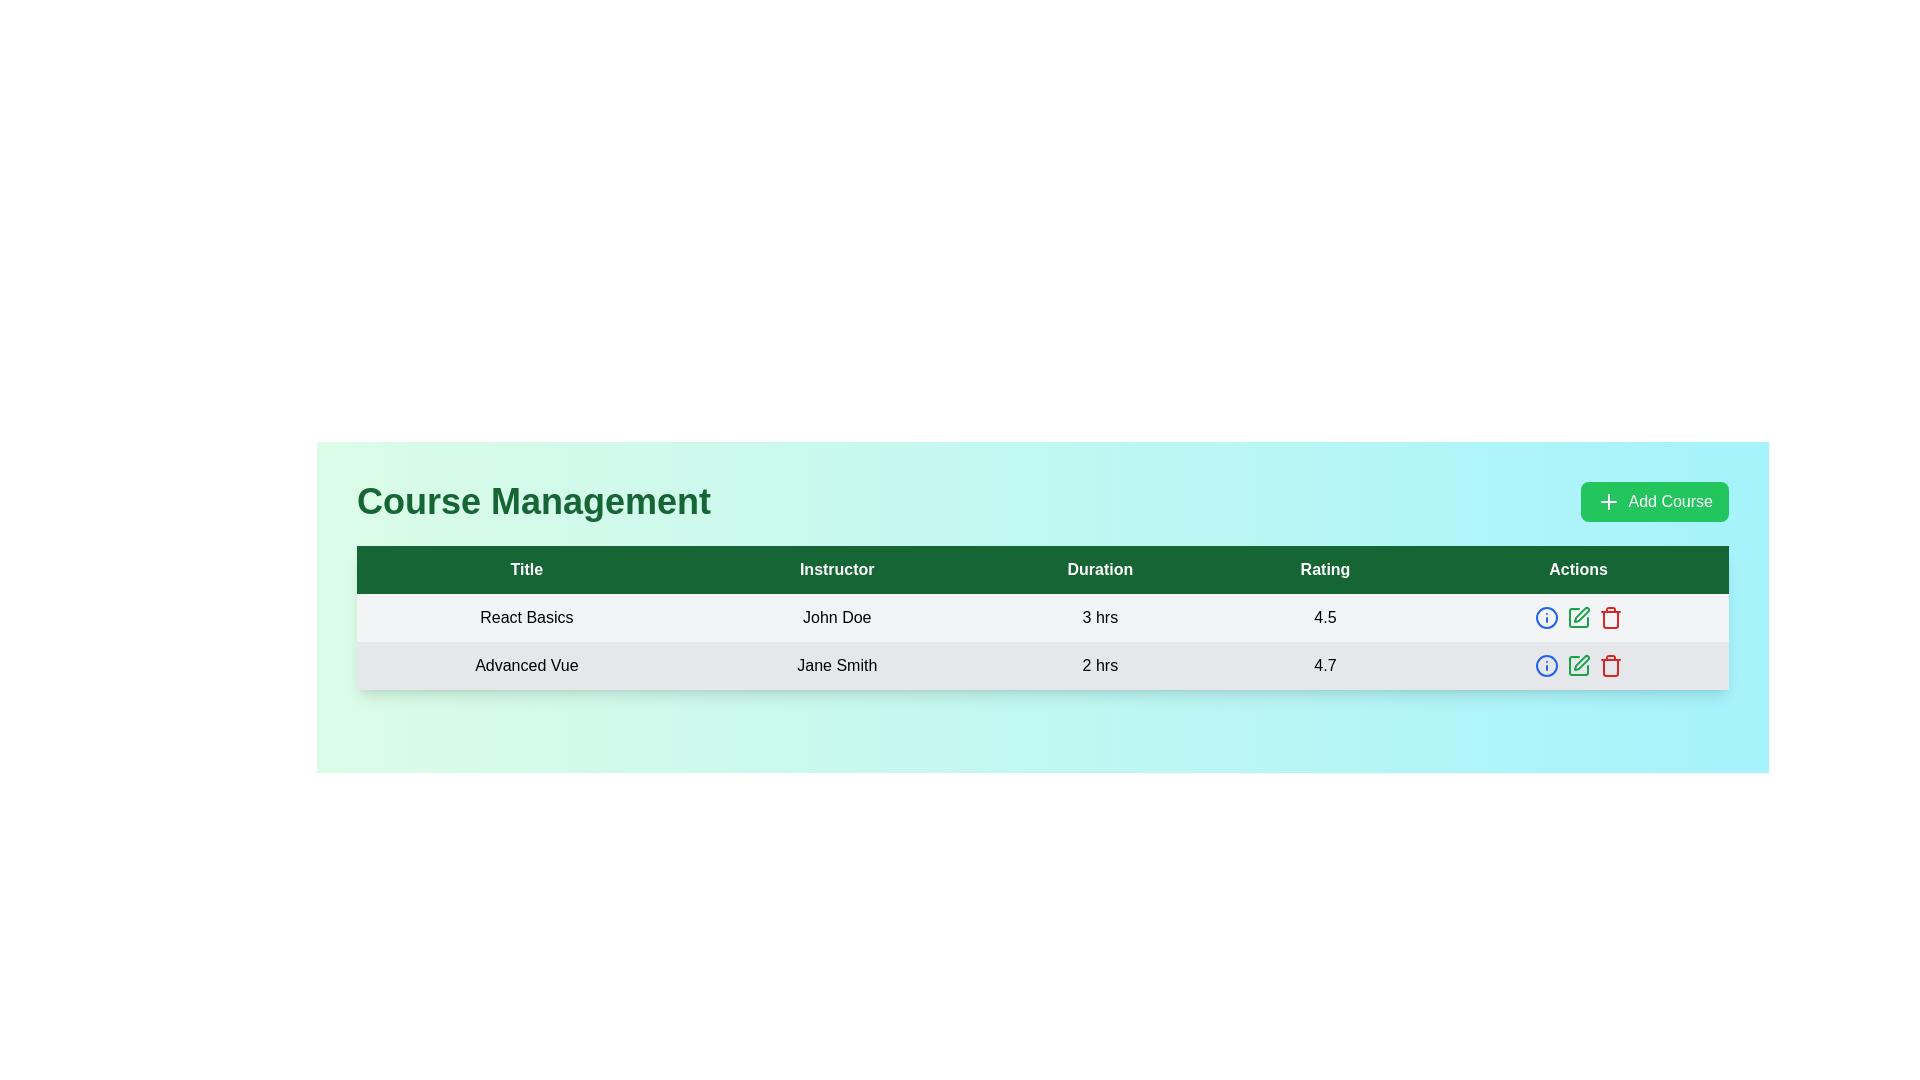 The width and height of the screenshot is (1920, 1080). Describe the element at coordinates (1577, 666) in the screenshot. I see `the green-colored pencil icon in the 'Actions' section of the second row for editing the course 'Advanced Vue'` at that location.